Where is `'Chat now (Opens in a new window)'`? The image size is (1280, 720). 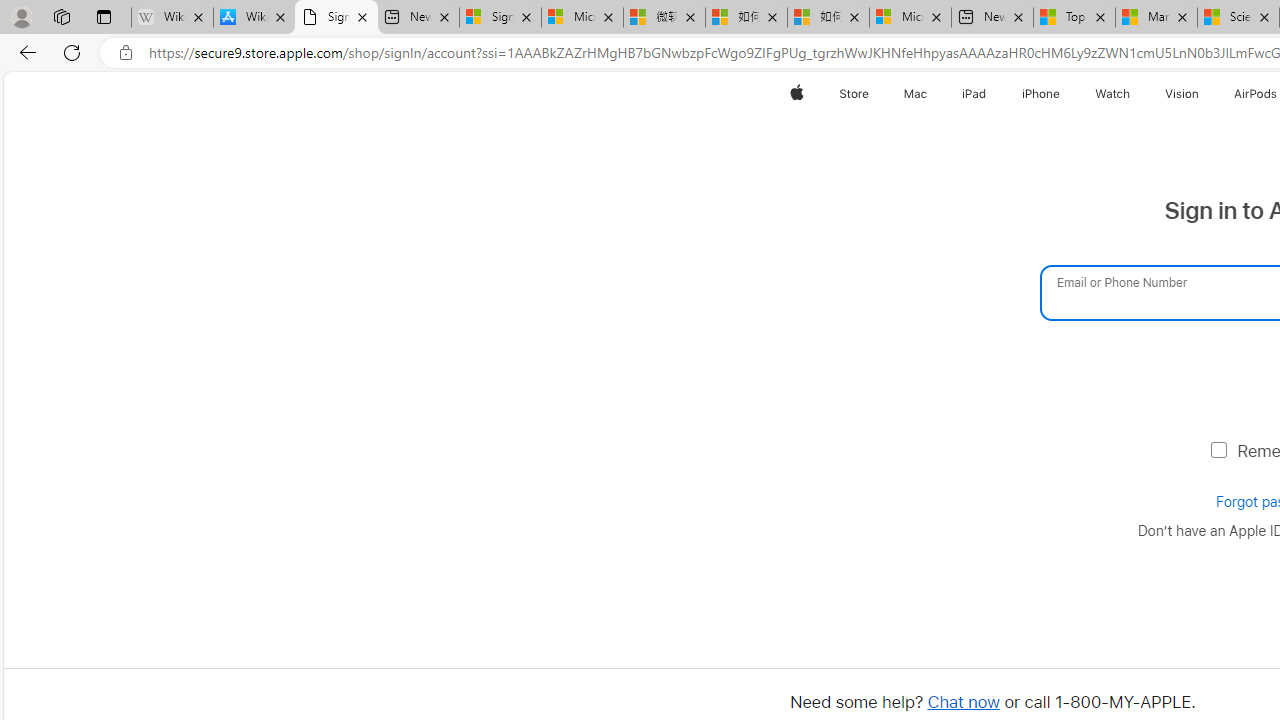 'Chat now (Opens in a new window)' is located at coordinates (963, 701).